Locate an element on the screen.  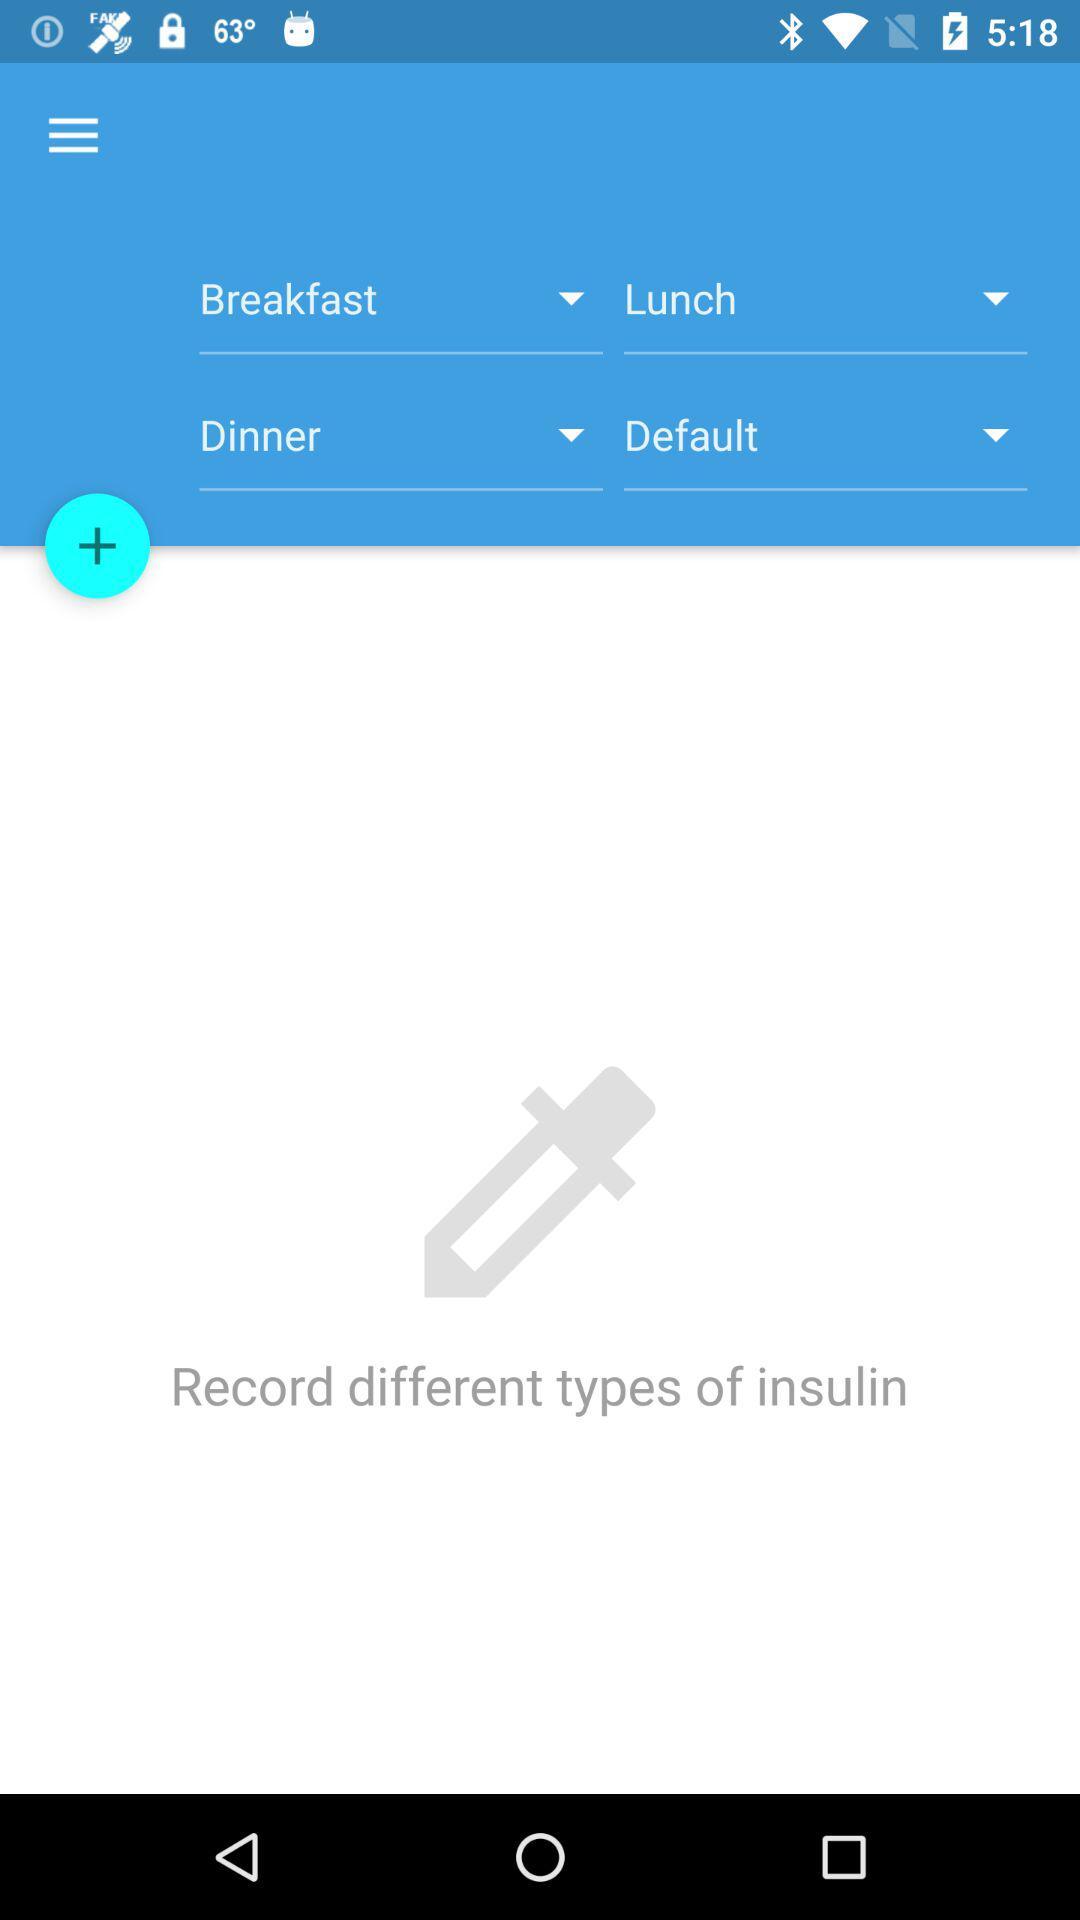
a meal is located at coordinates (97, 546).